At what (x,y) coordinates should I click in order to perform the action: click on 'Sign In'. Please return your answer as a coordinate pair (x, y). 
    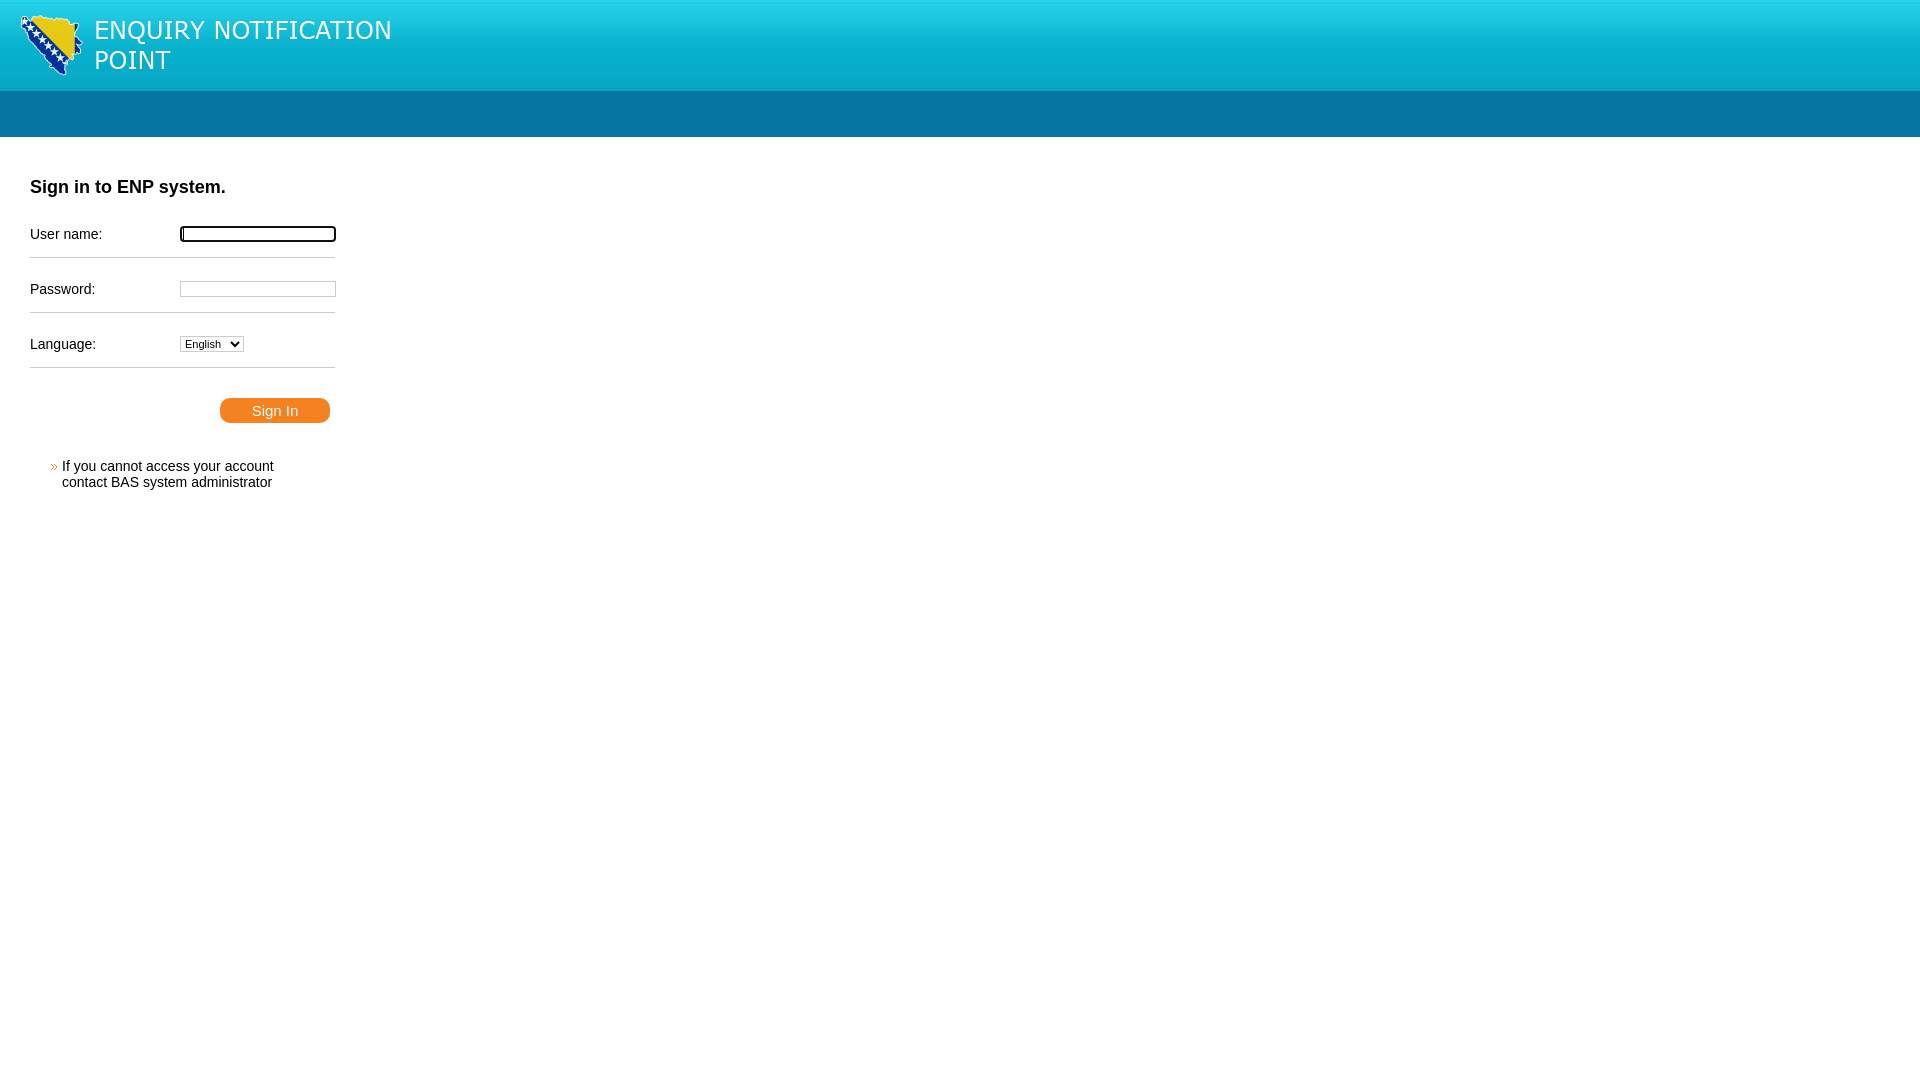
    Looking at the image, I should click on (273, 409).